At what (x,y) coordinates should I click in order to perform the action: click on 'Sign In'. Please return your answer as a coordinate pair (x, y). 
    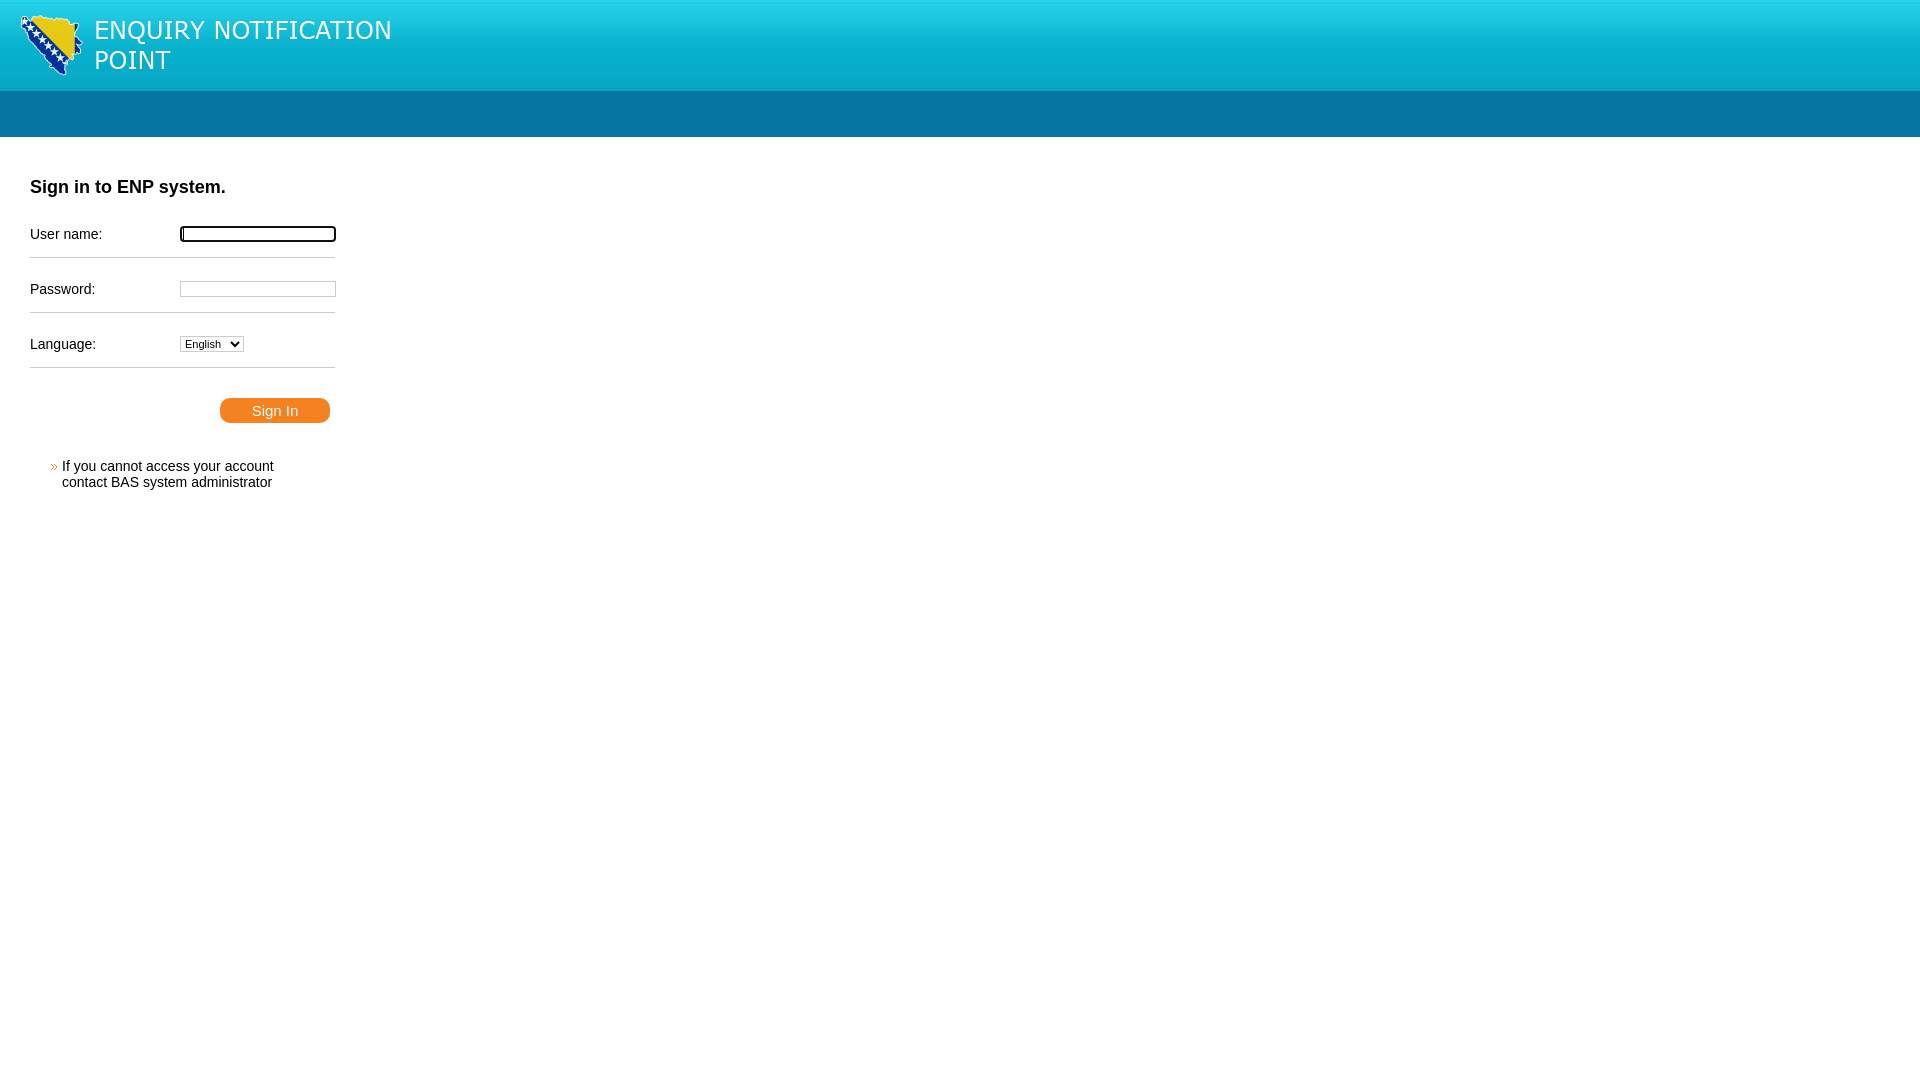
    Looking at the image, I should click on (273, 409).